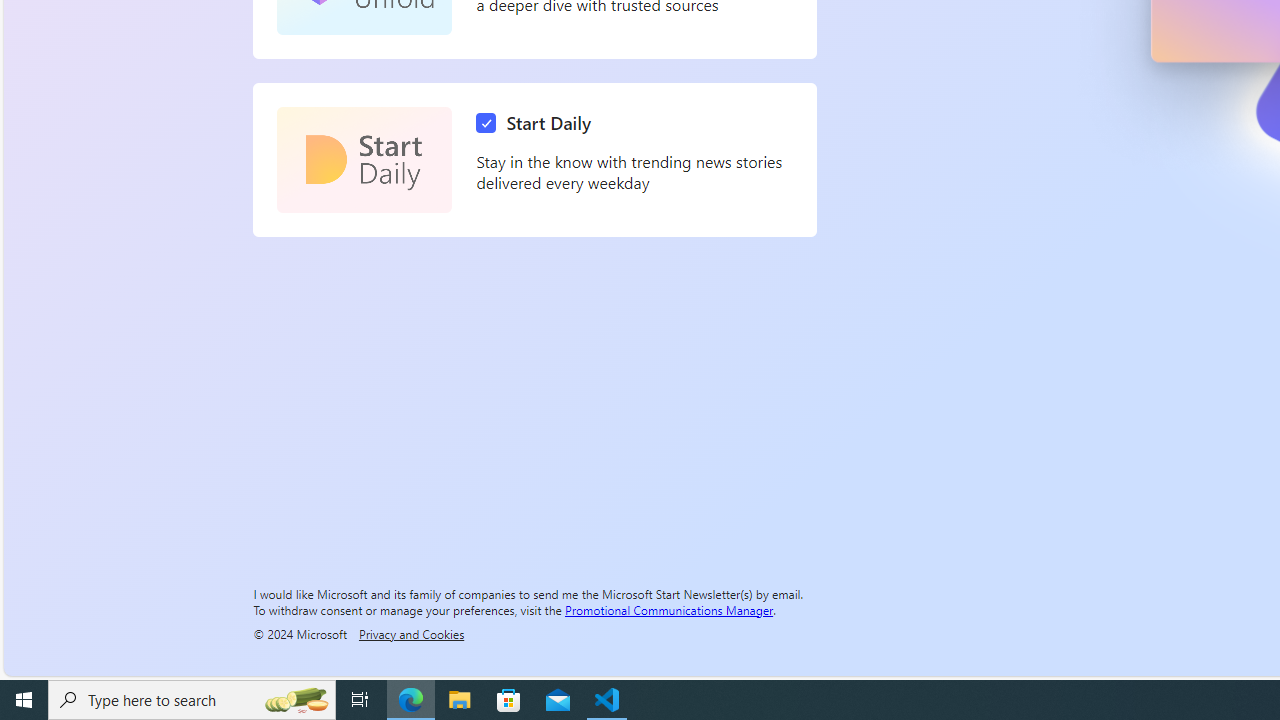 The image size is (1280, 720). Describe the element at coordinates (669, 608) in the screenshot. I see `'Promotional Communications Manager'` at that location.